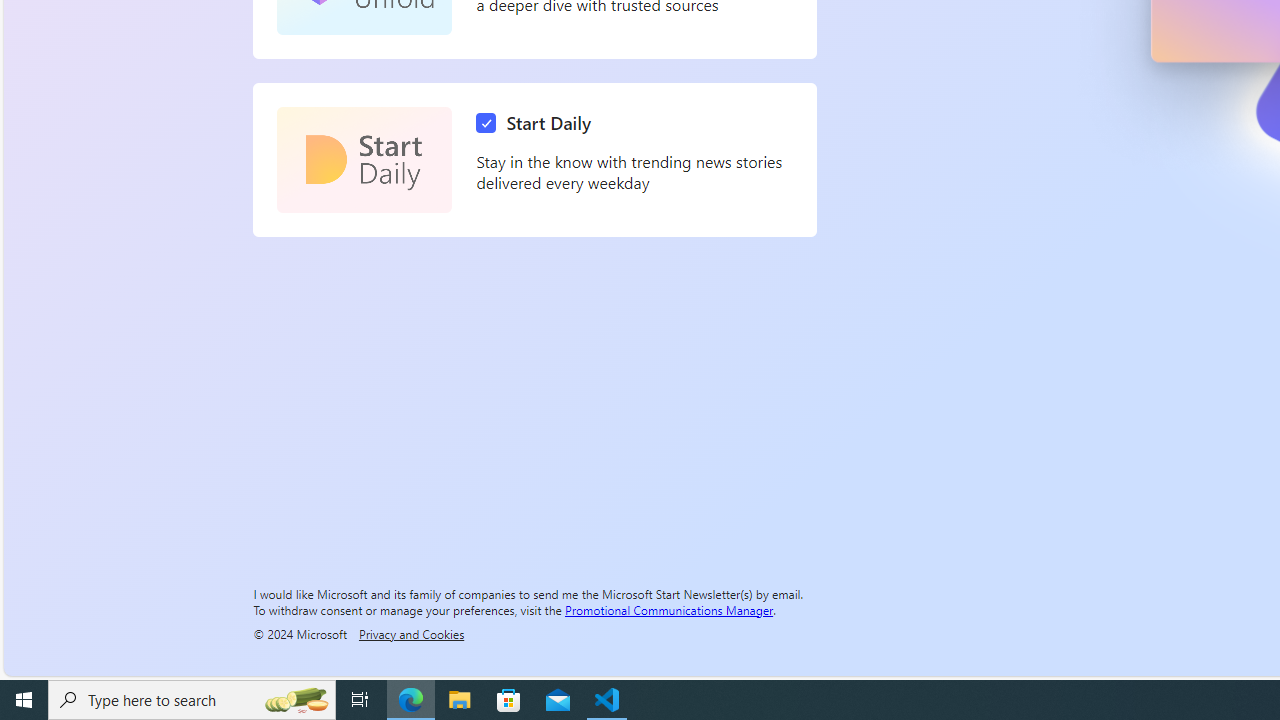 The image size is (1280, 720). Describe the element at coordinates (669, 608) in the screenshot. I see `'Promotional Communications Manager'` at that location.